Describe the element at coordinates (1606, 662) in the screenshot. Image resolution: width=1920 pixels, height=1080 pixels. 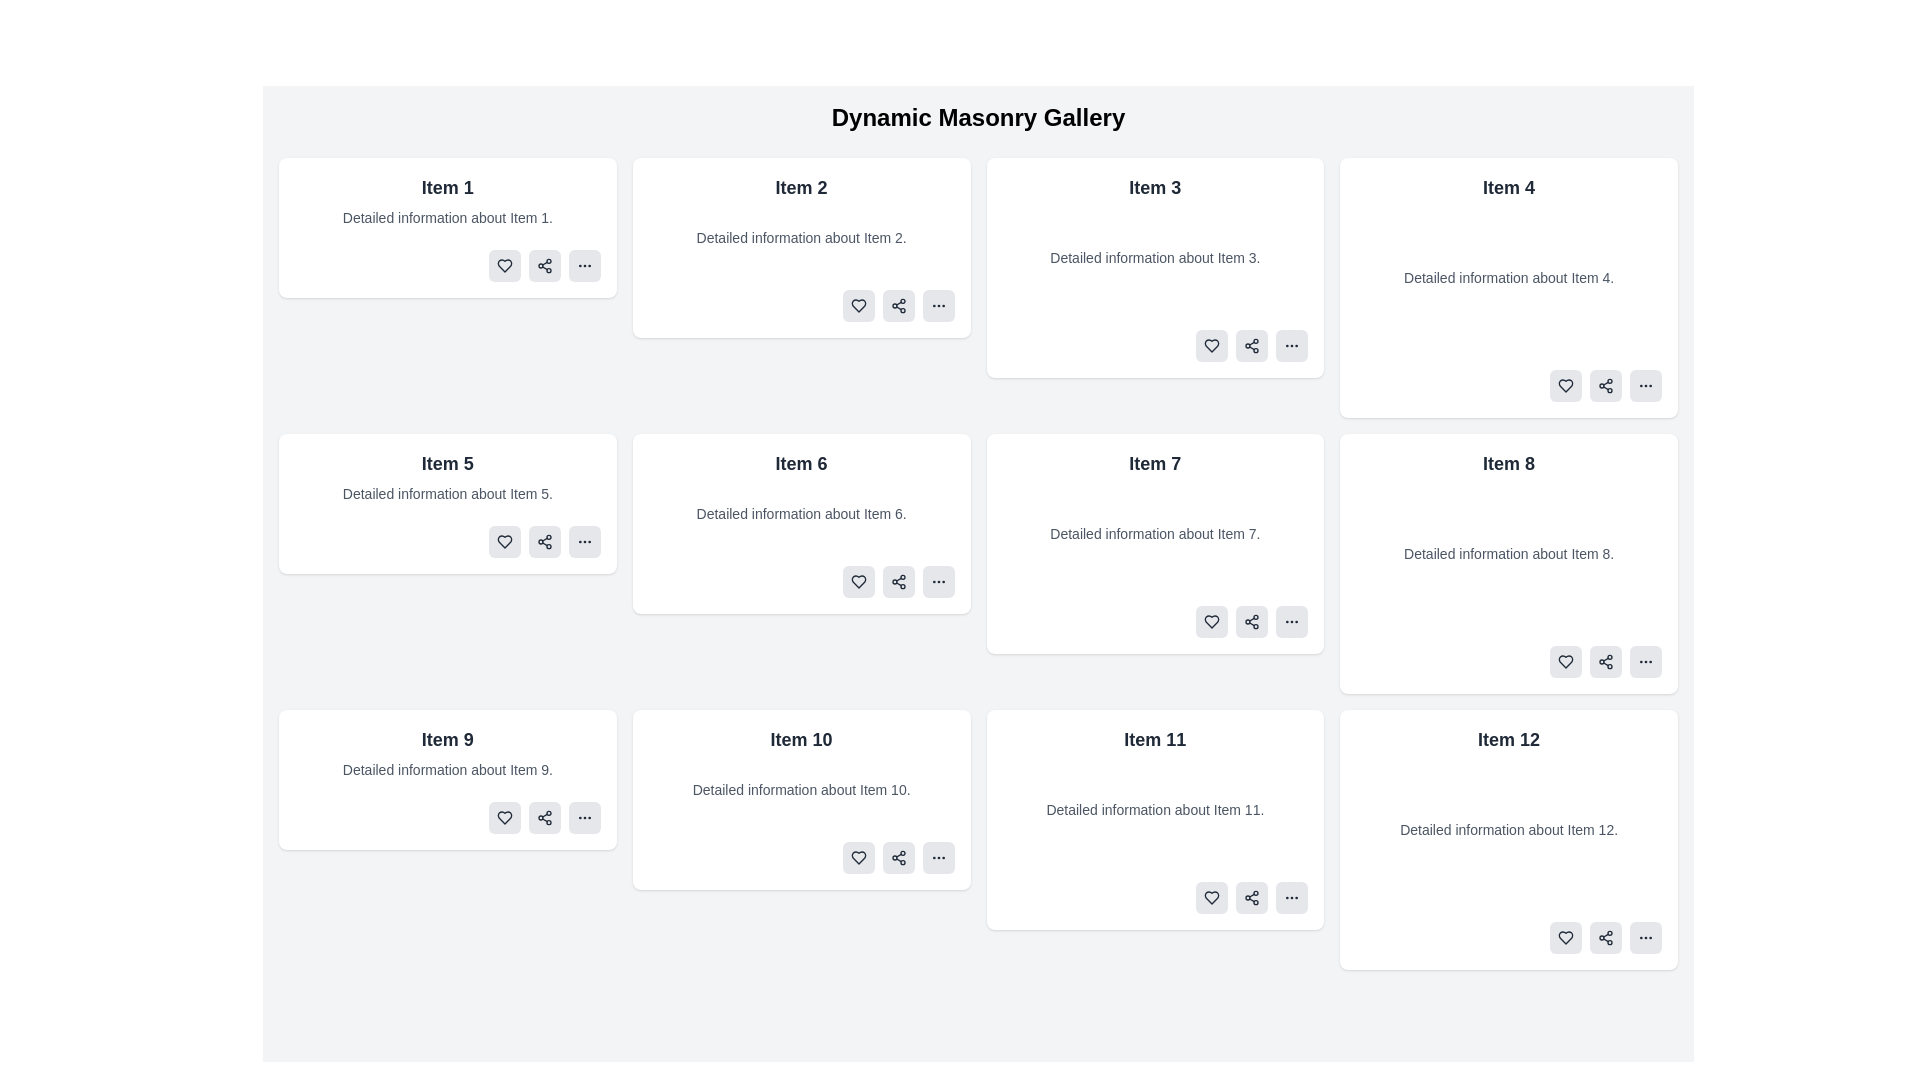
I see `the 'share' button located at the bottom-right corner of the card for 'Item 8', positioned between the heart-shaped button and the three-dot button` at that location.